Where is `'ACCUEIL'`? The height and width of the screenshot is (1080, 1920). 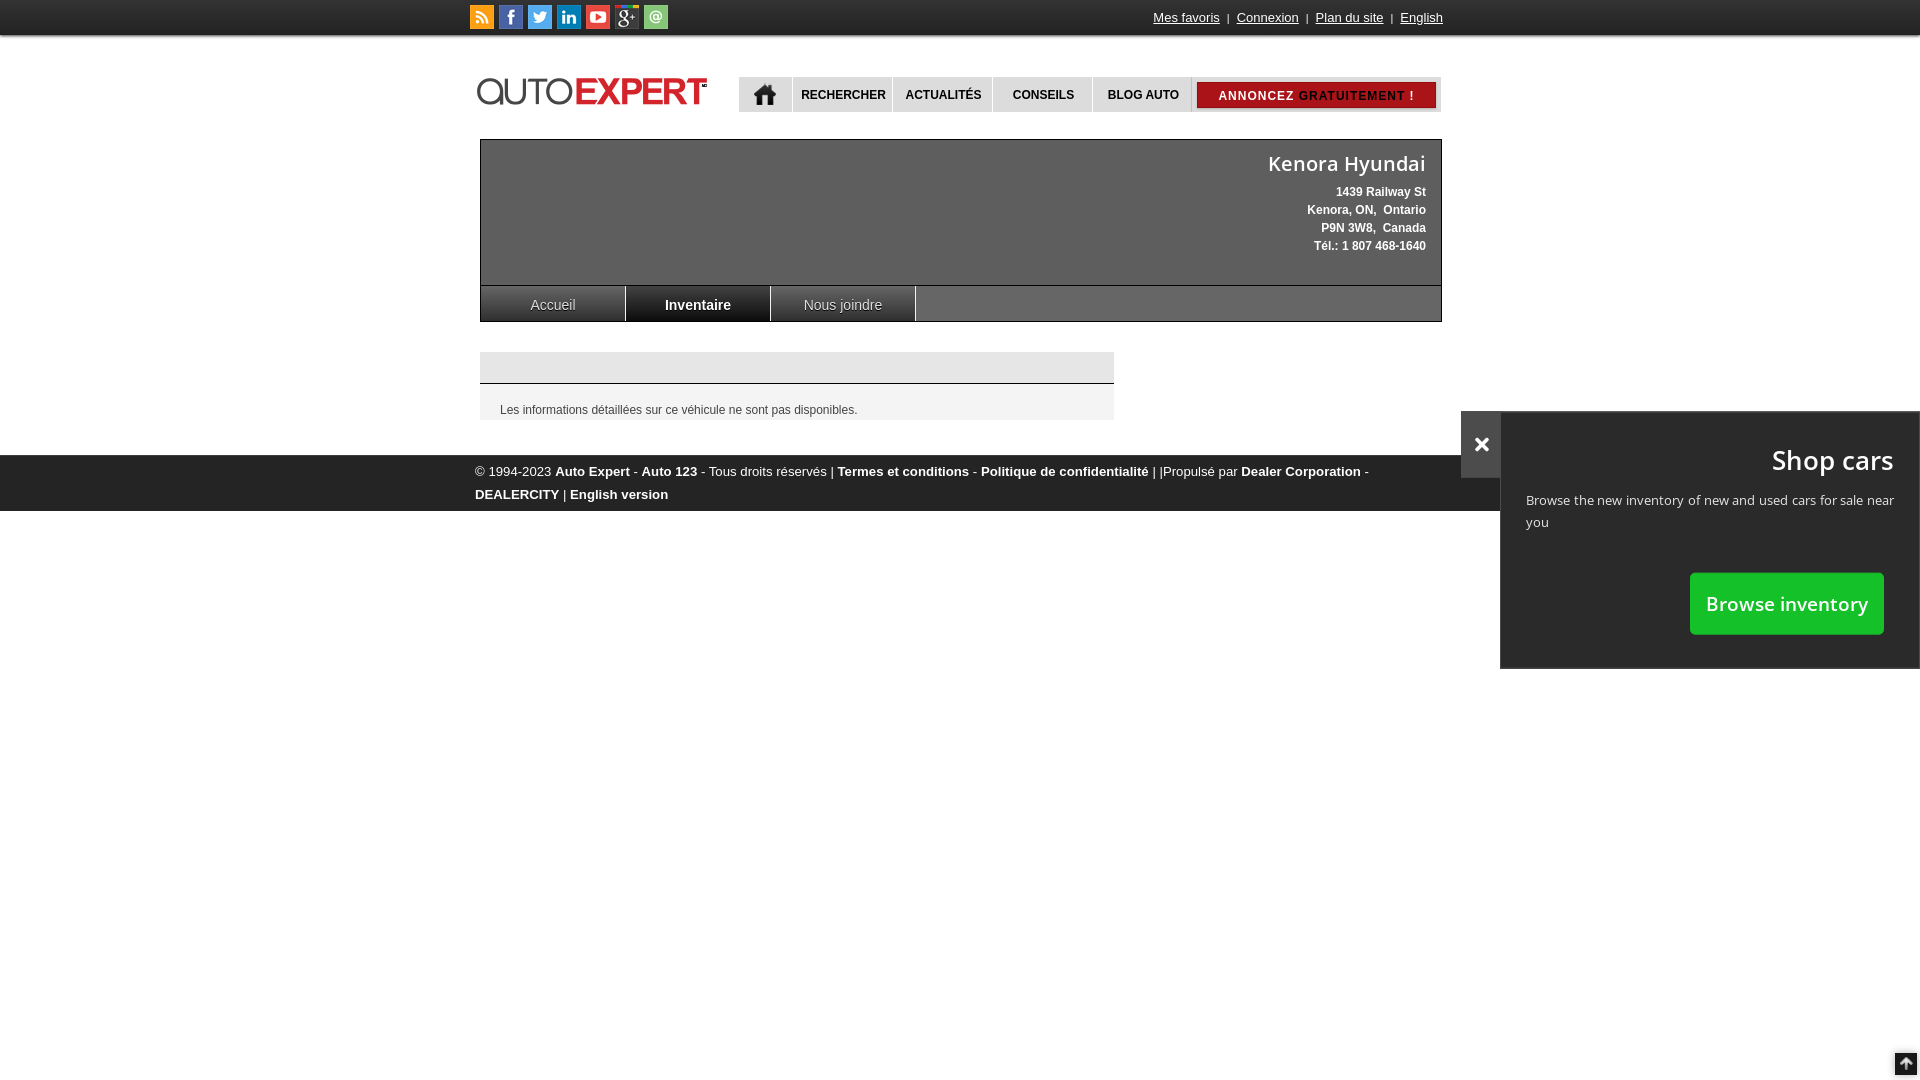
'ACCUEIL' is located at coordinates (764, 94).